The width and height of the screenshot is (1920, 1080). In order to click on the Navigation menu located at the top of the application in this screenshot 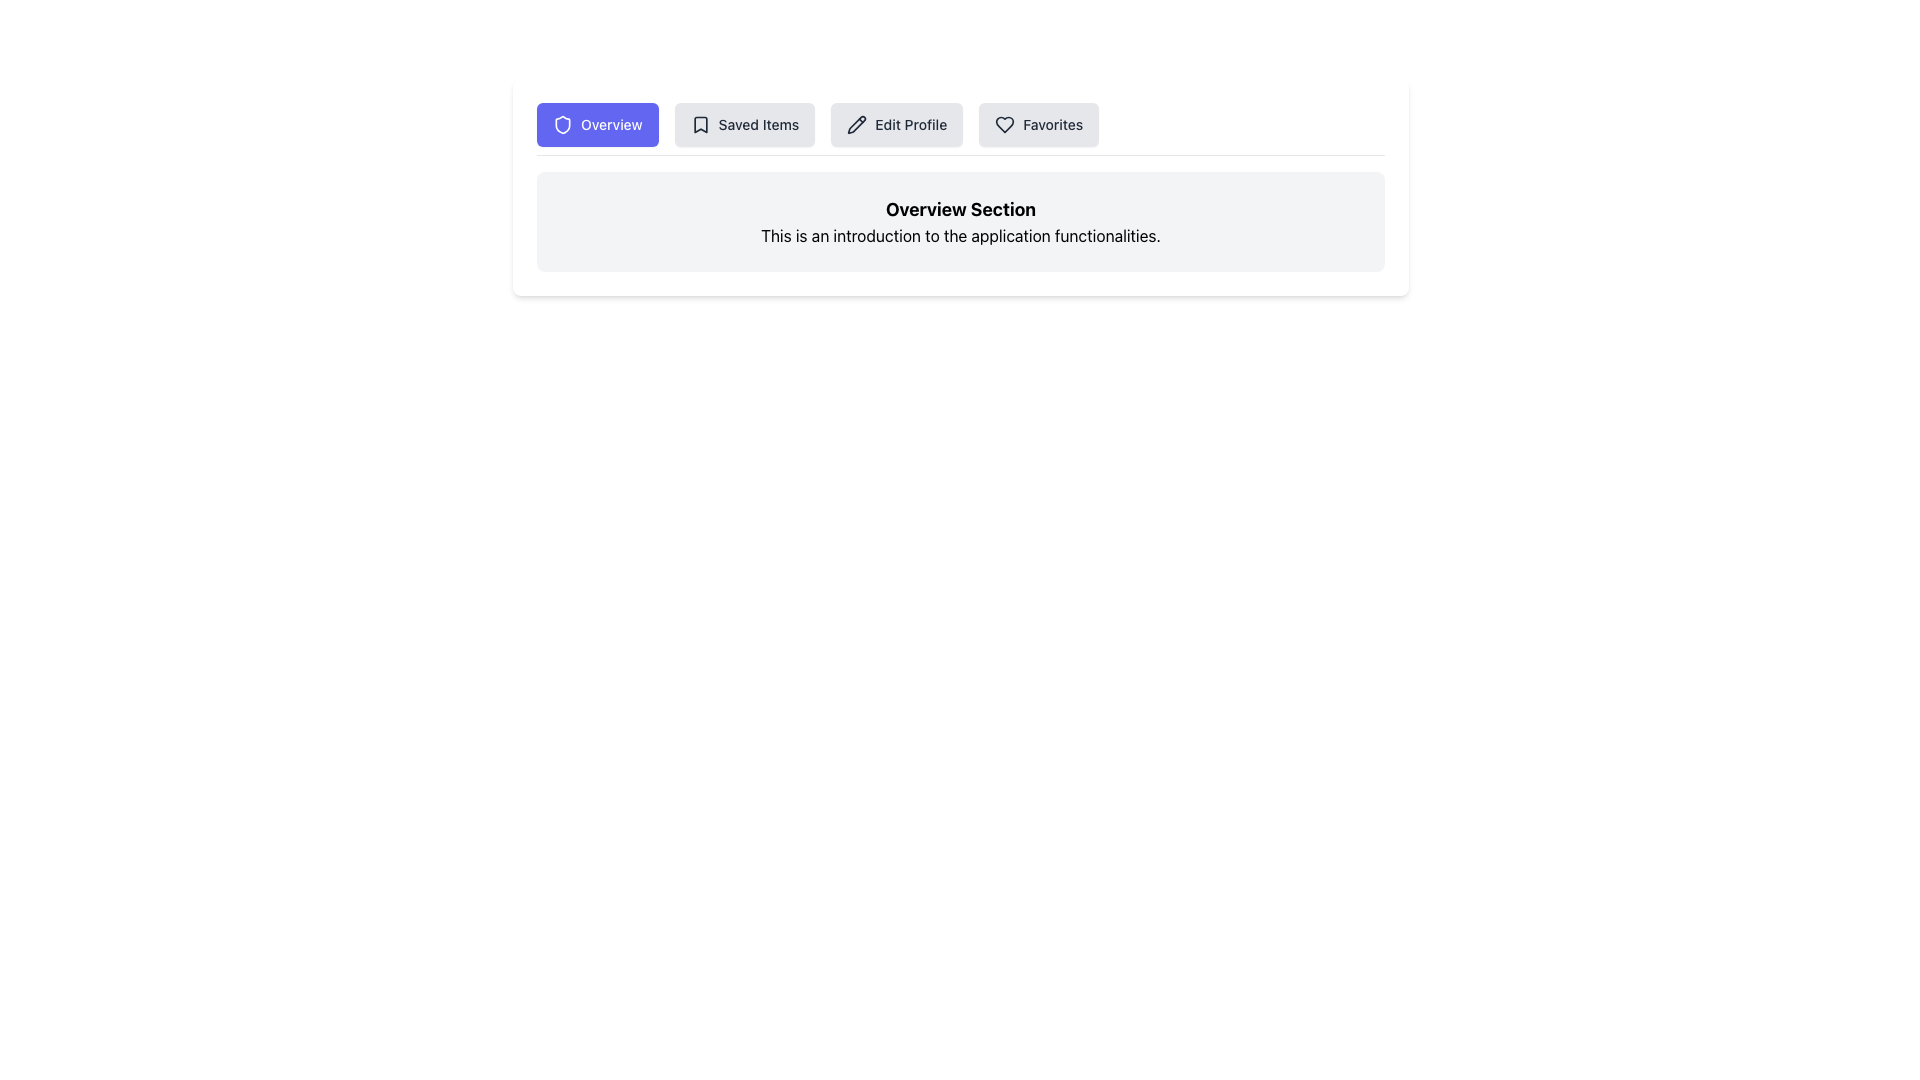, I will do `click(960, 129)`.